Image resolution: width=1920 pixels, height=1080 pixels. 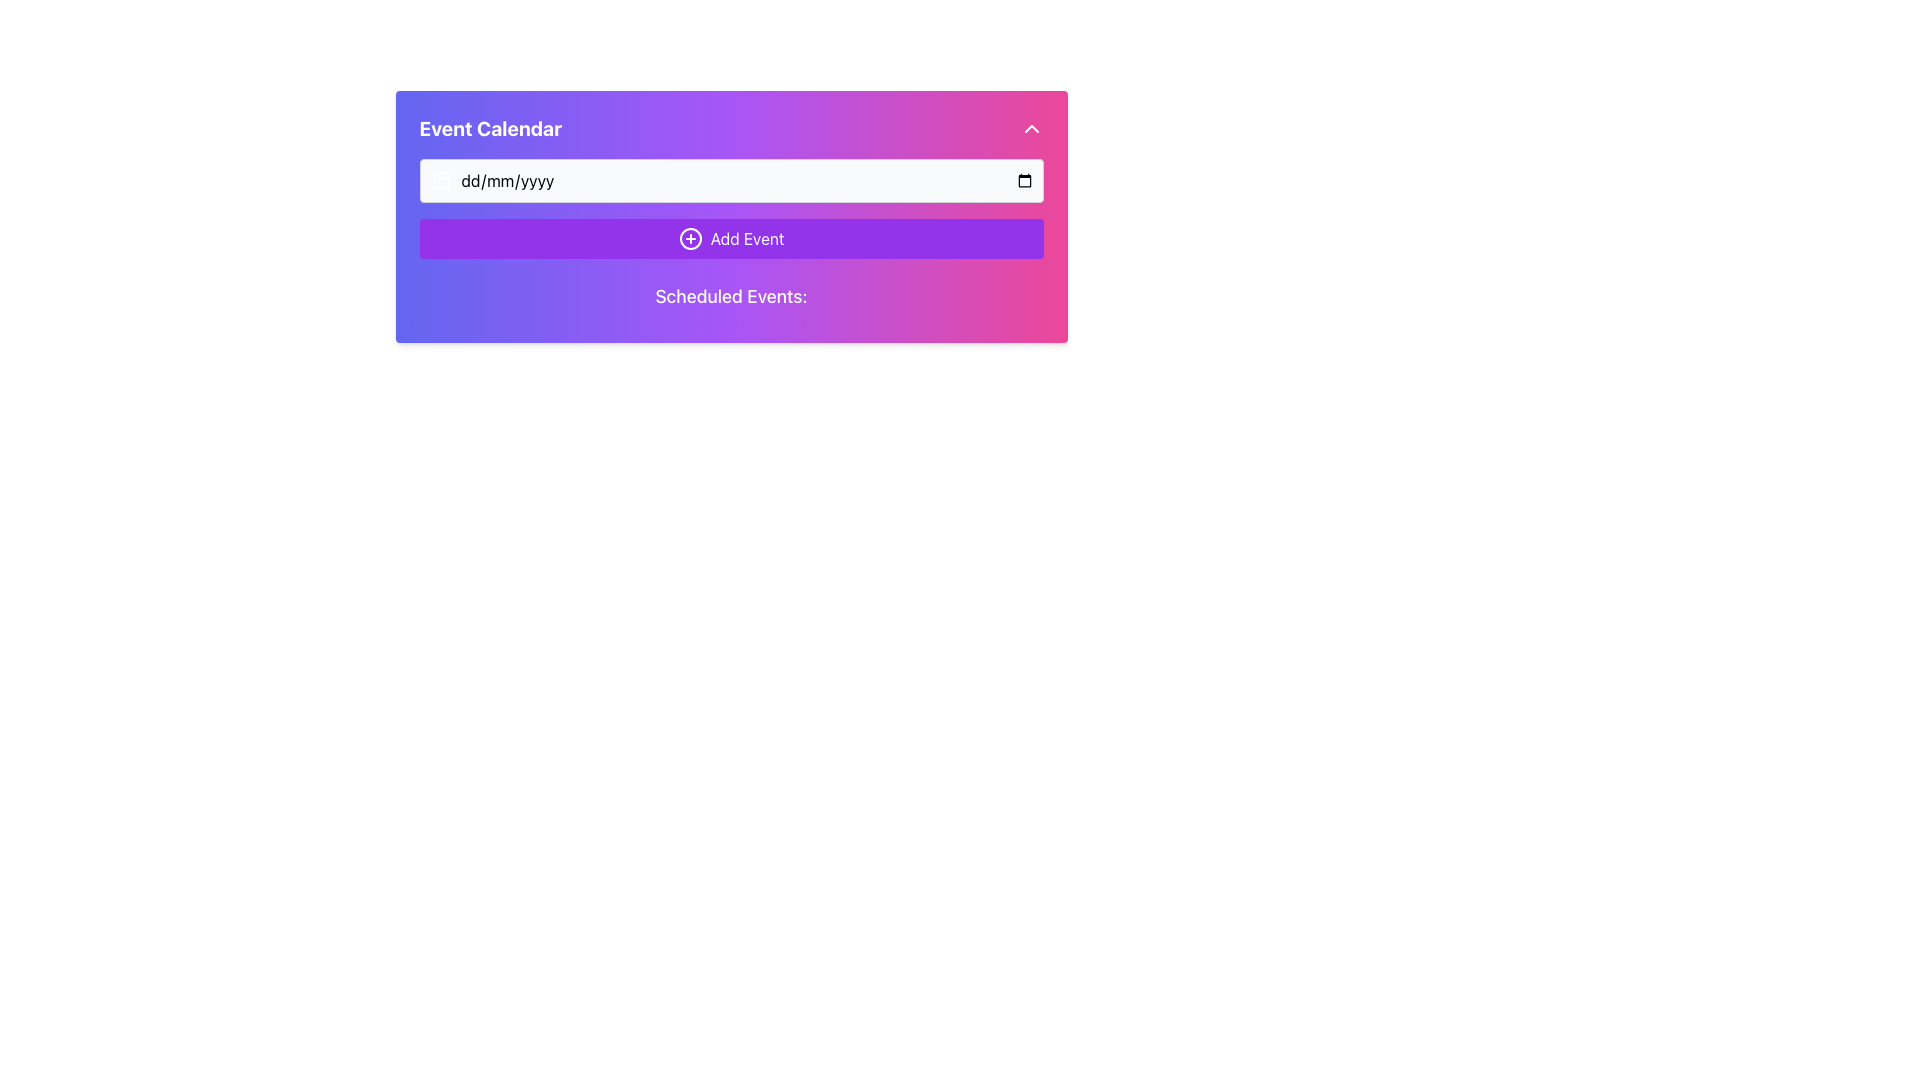 I want to click on the date picker icon located to the left of the date input field as a visual cue, so click(x=440, y=180).